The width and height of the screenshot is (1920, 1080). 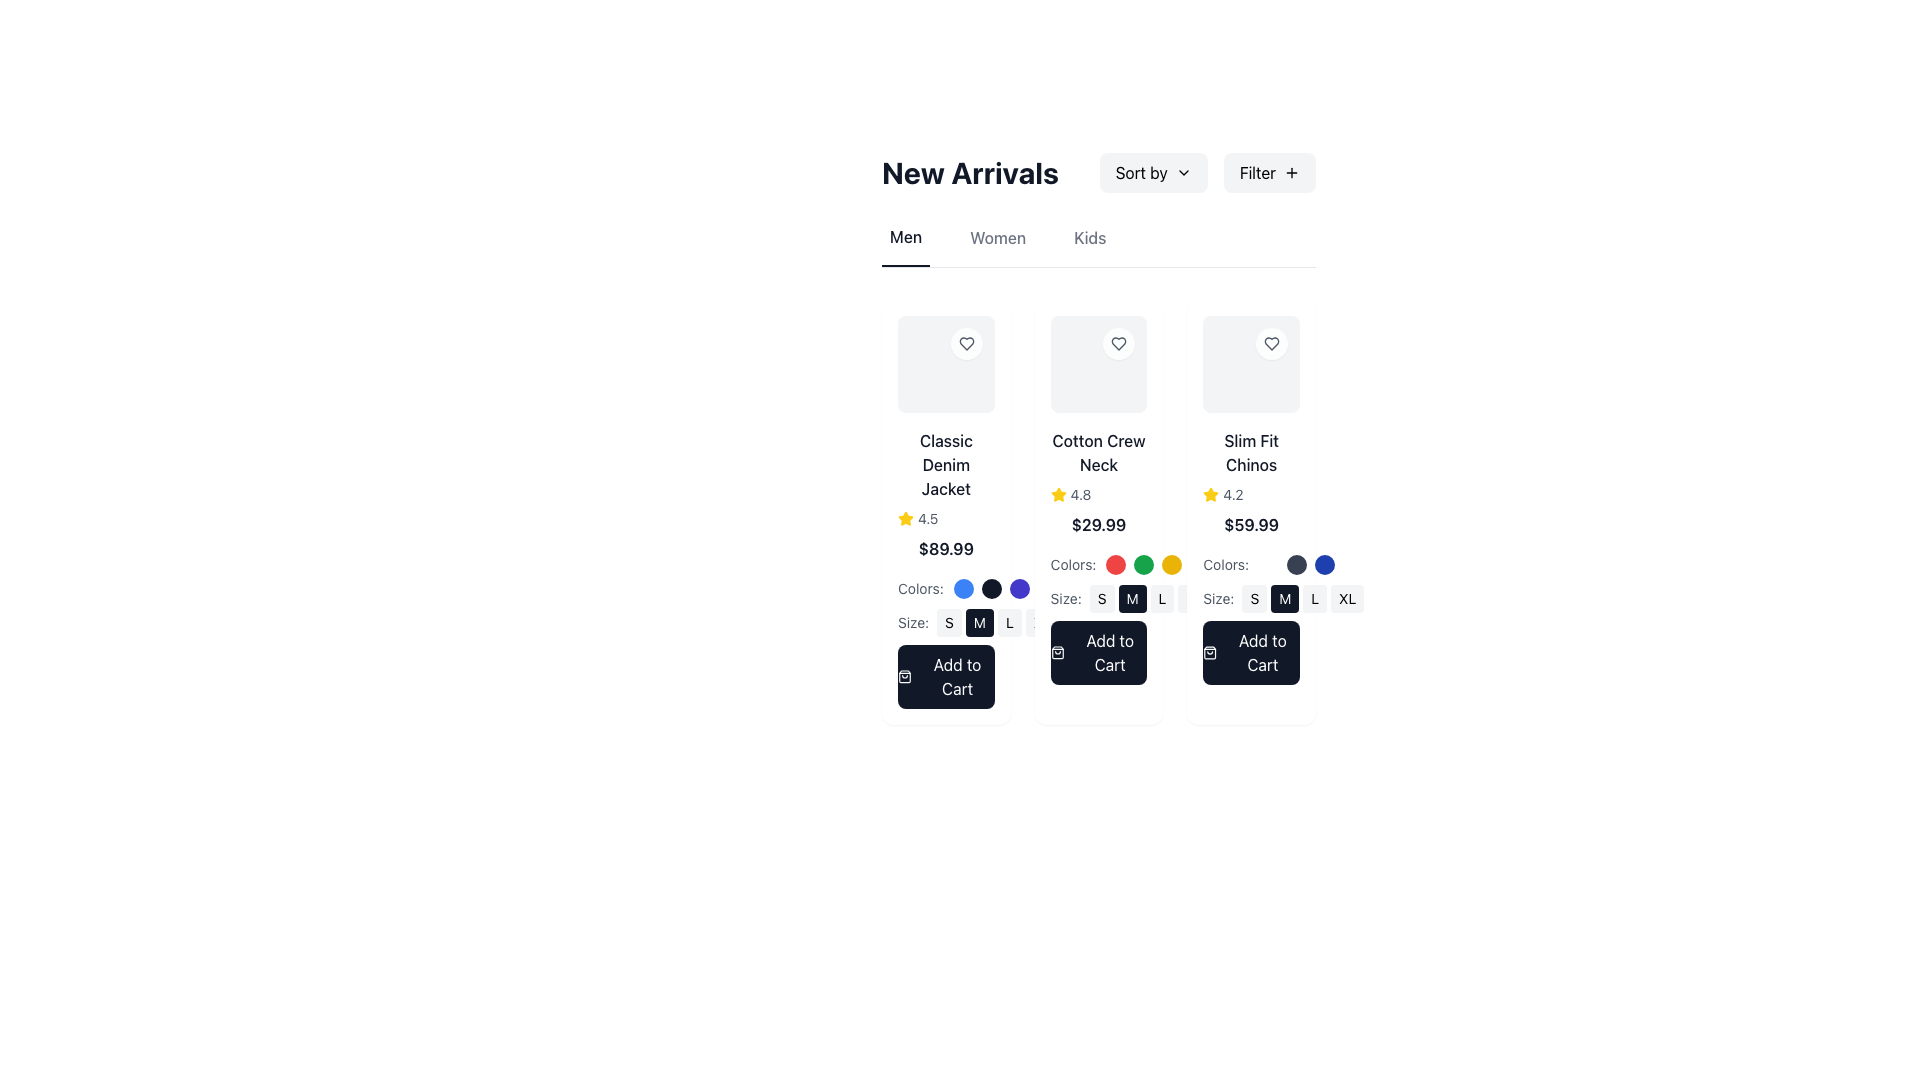 I want to click on the 'Sort by' Dropdown button, which is a light gray rectangular button with a downward-pointing arrow icon, so click(x=1153, y=172).